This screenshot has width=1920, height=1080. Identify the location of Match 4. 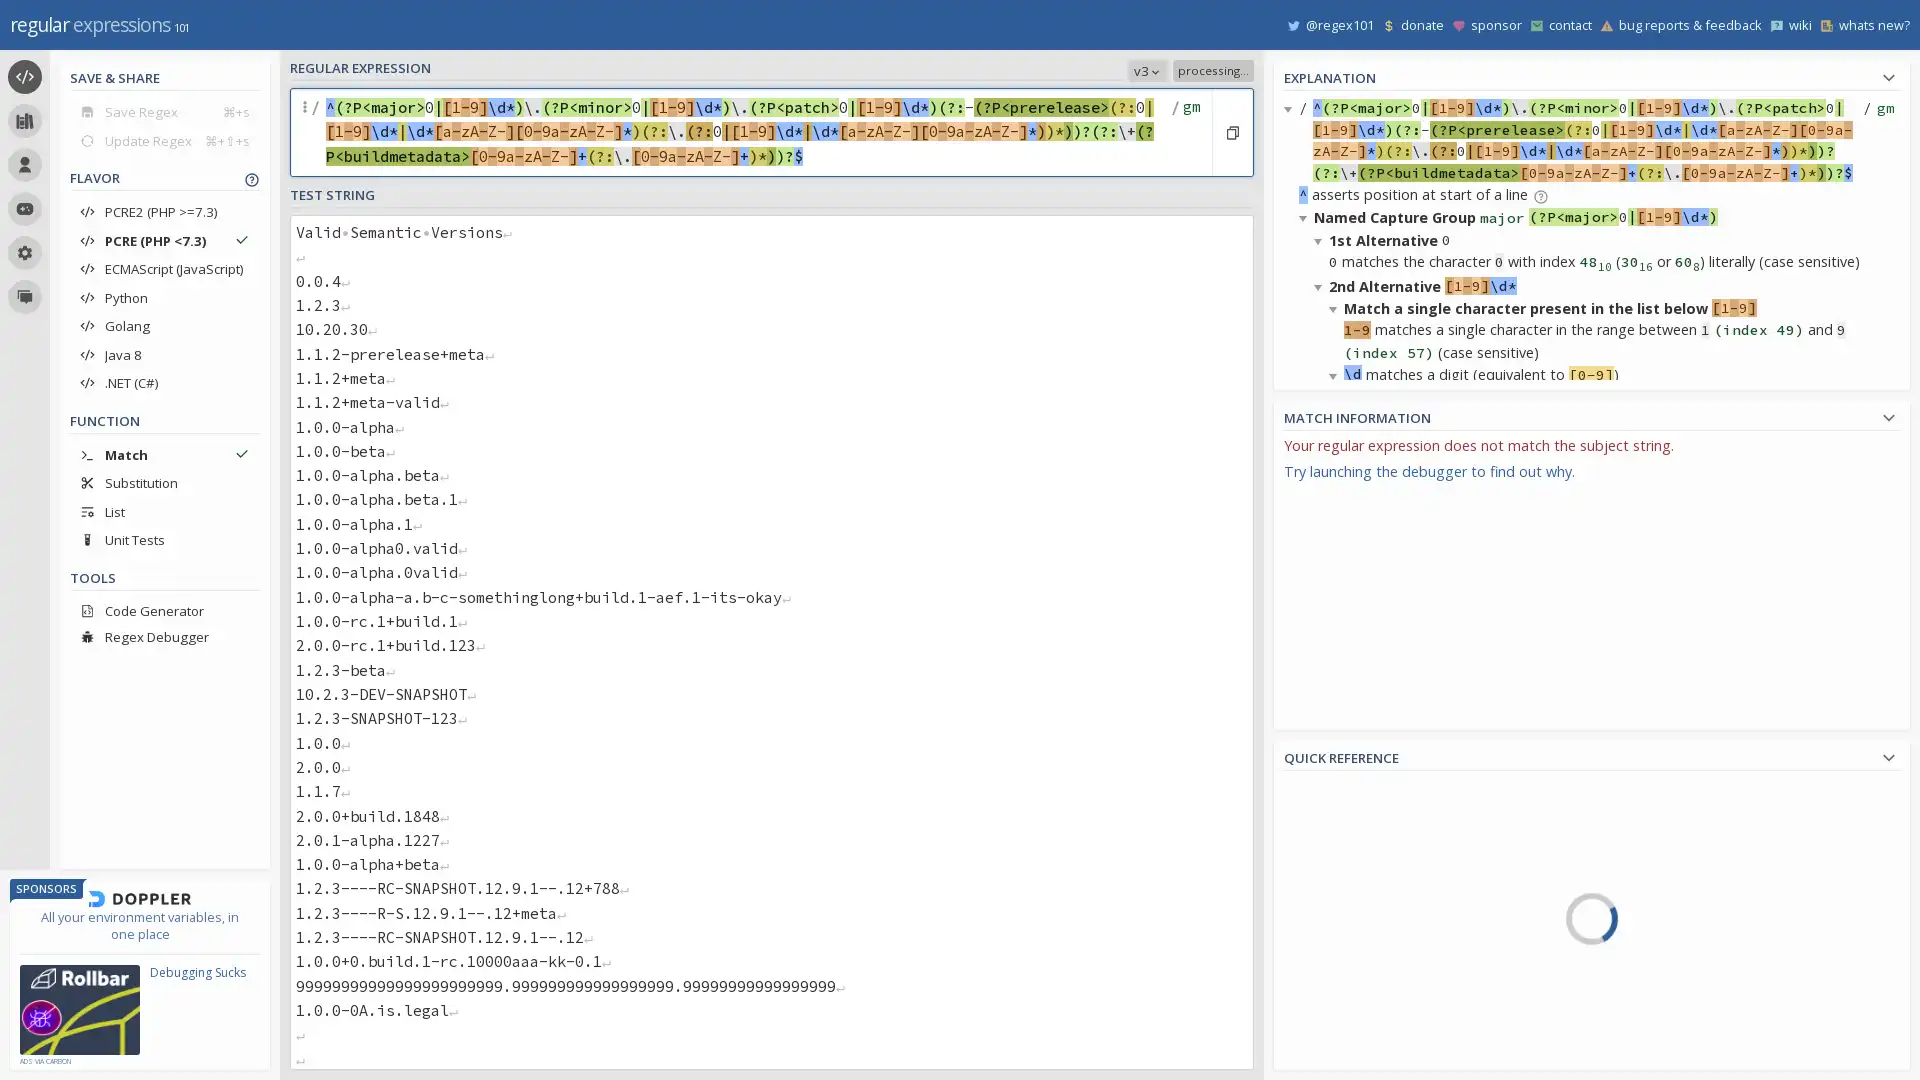
(1372, 950).